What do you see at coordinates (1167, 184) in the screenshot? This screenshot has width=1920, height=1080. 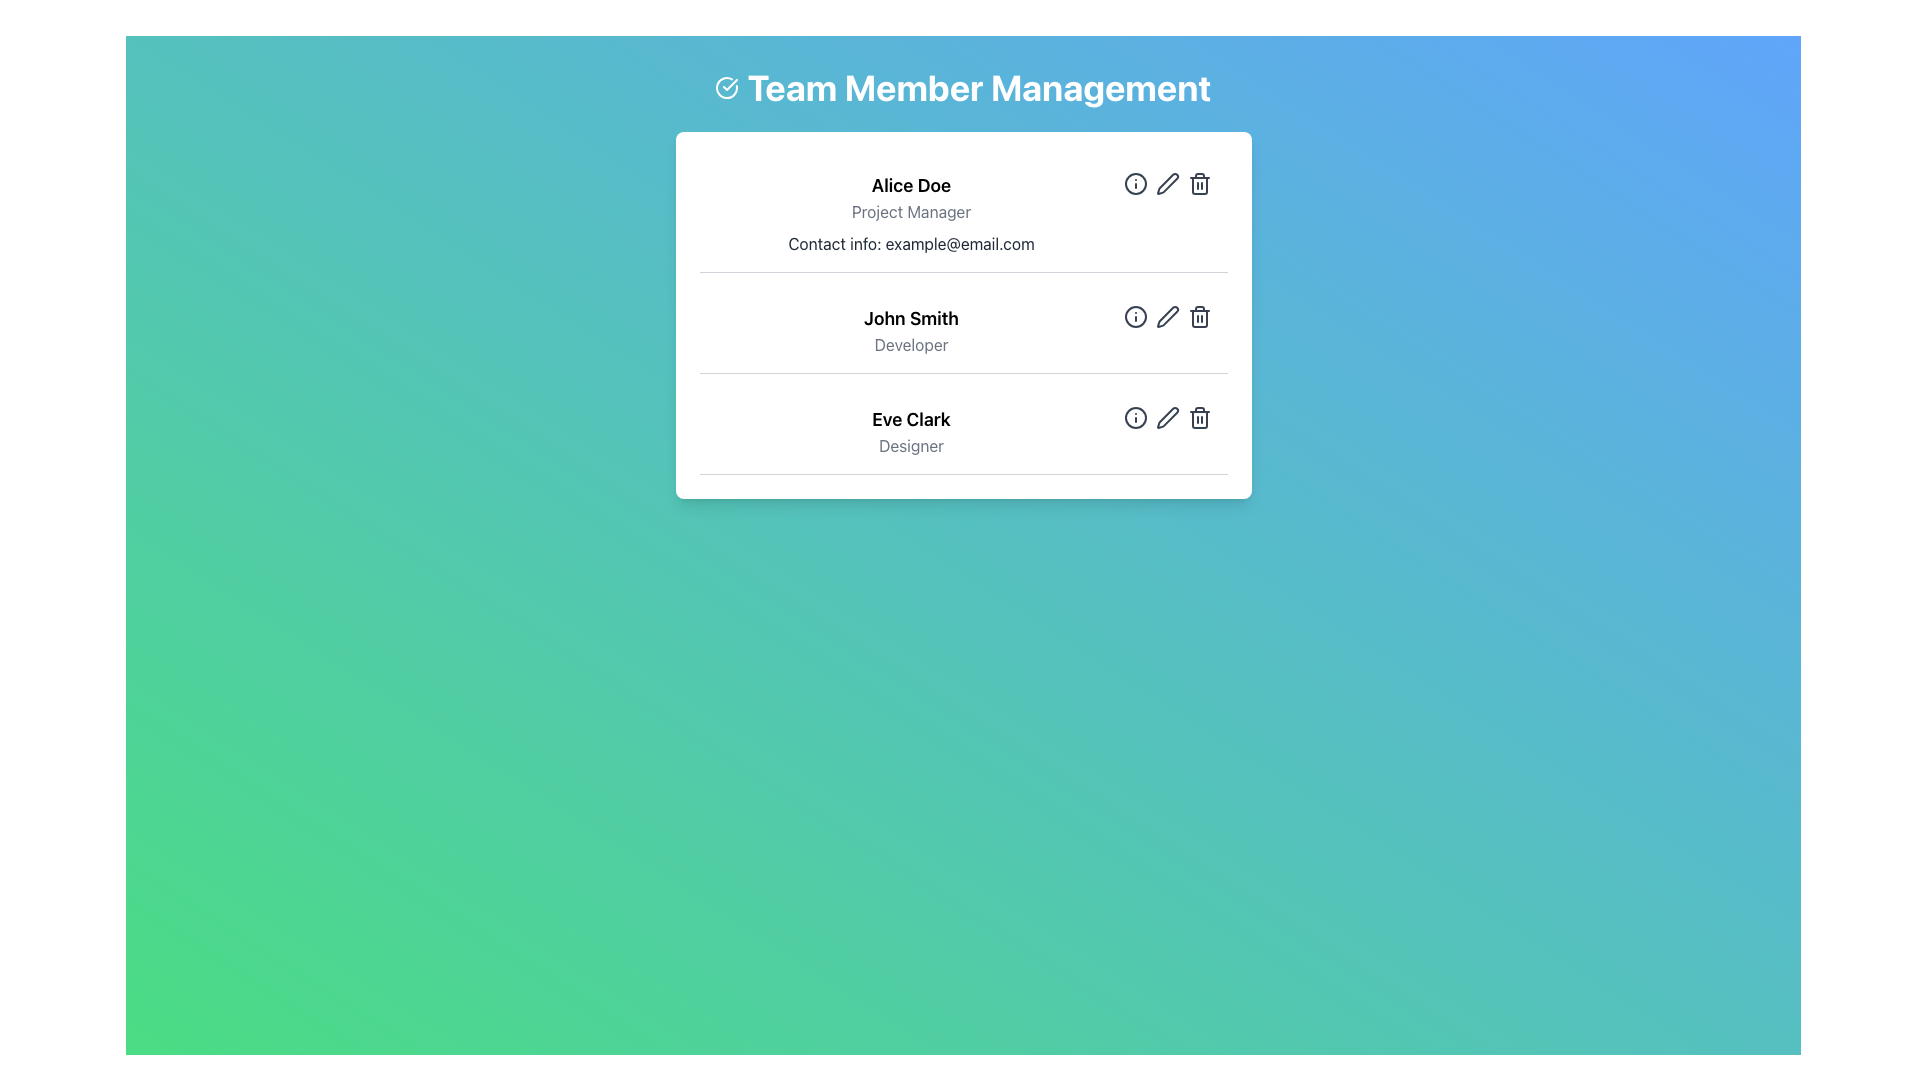 I see `the pencil-shaped edit button located to the right of the 'Alice Doe' entry in the team member list to initiate the edit action` at bounding box center [1167, 184].